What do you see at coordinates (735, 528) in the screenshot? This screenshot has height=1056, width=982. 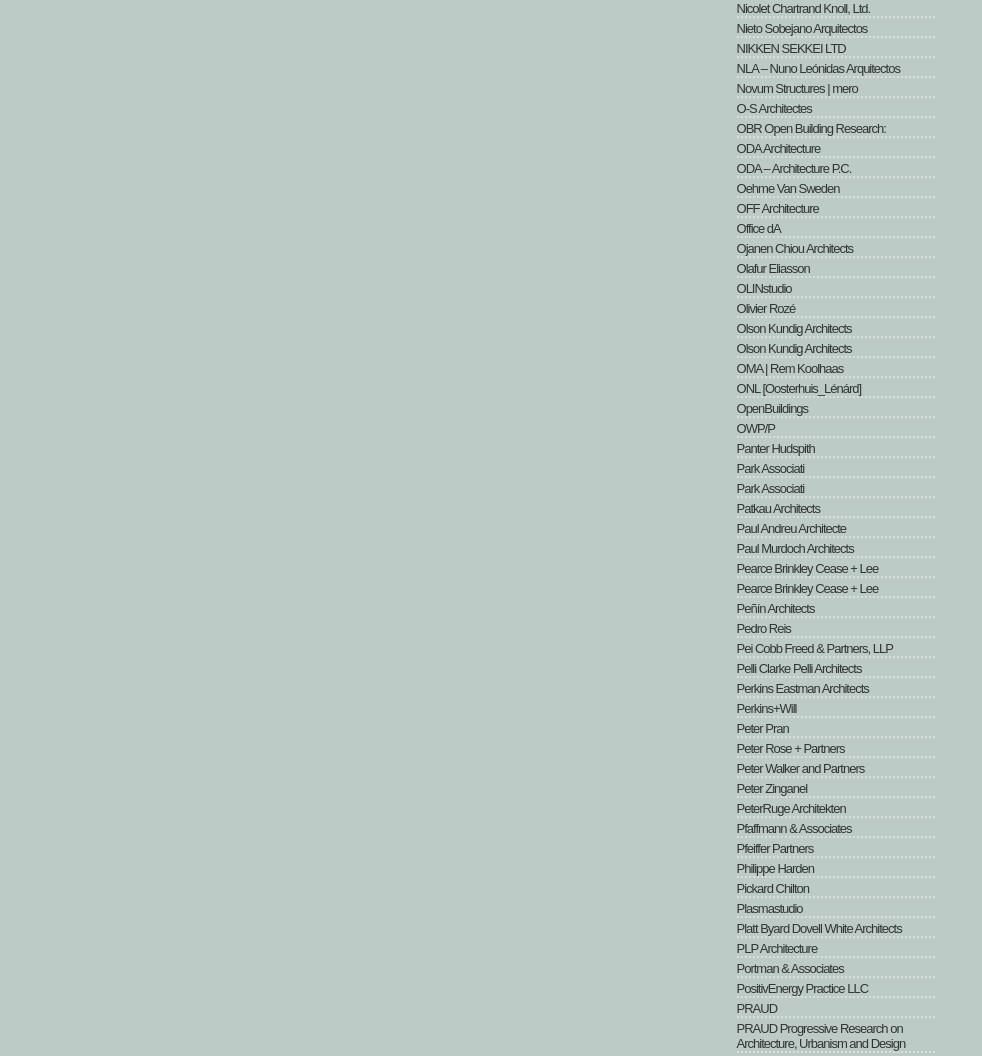 I see `'Paul Andreu Architecte'` at bounding box center [735, 528].